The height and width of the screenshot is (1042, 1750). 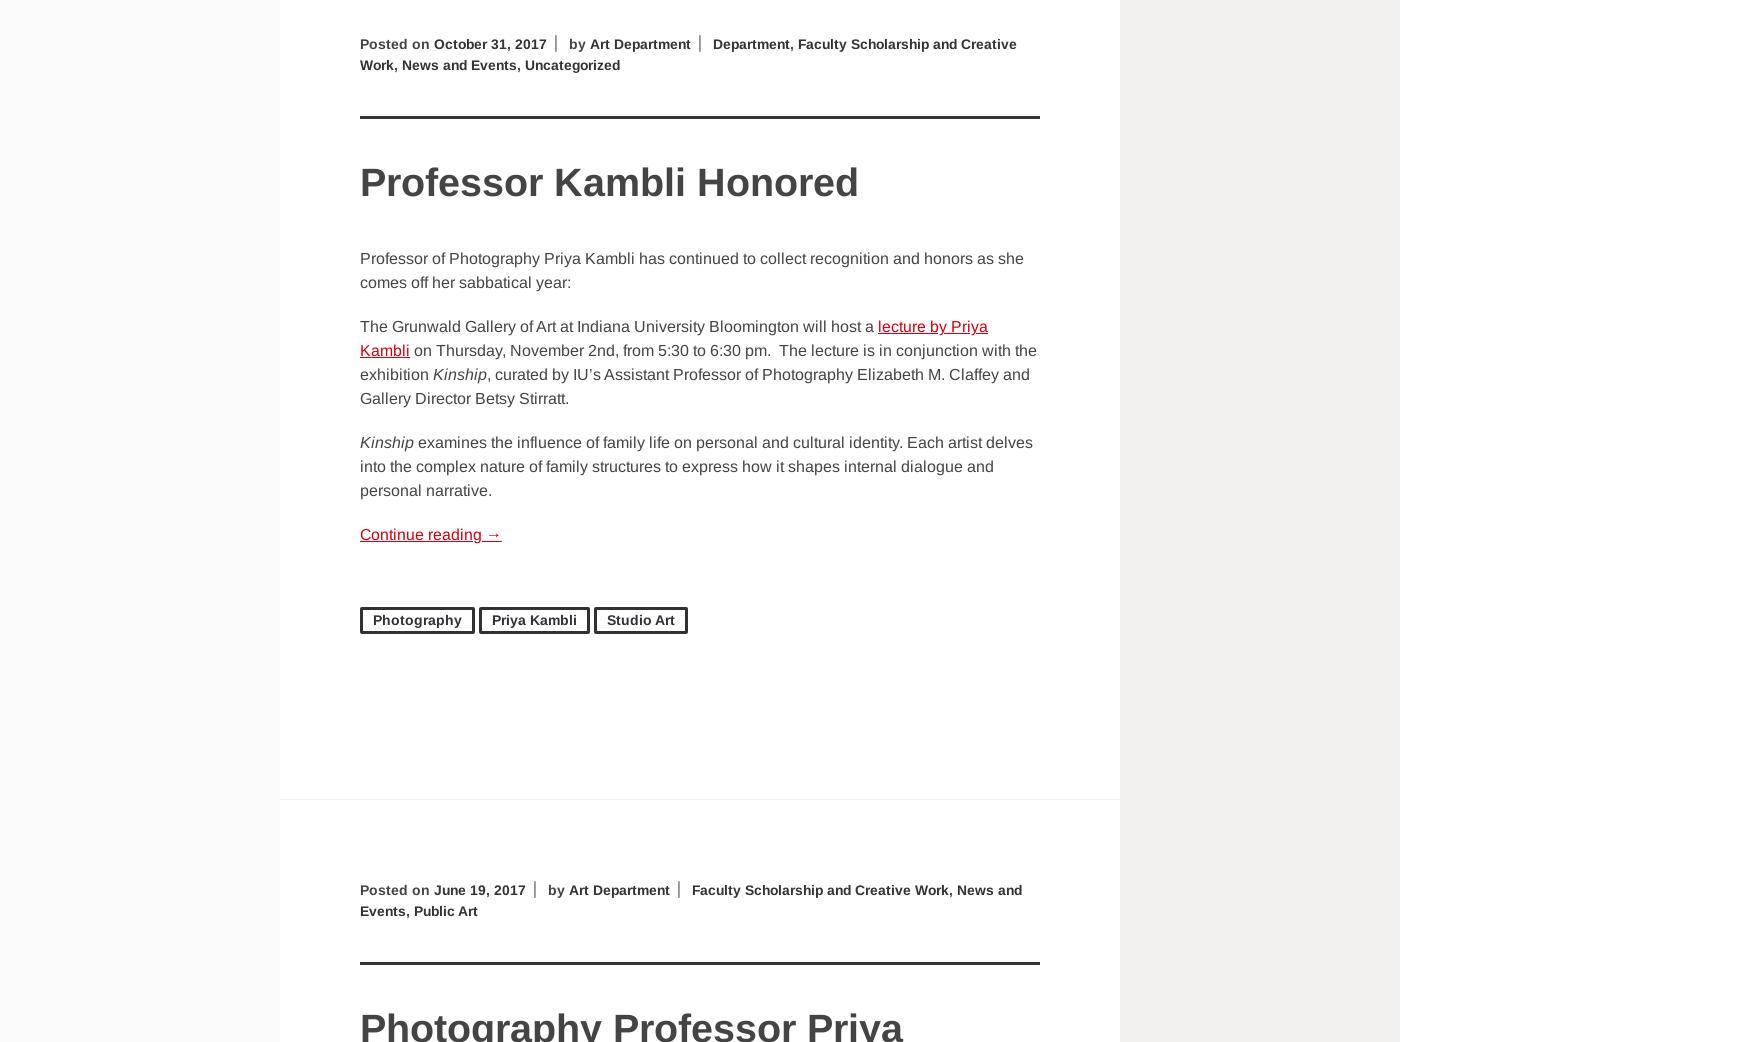 I want to click on 'Priya Kambli', so click(x=533, y=619).